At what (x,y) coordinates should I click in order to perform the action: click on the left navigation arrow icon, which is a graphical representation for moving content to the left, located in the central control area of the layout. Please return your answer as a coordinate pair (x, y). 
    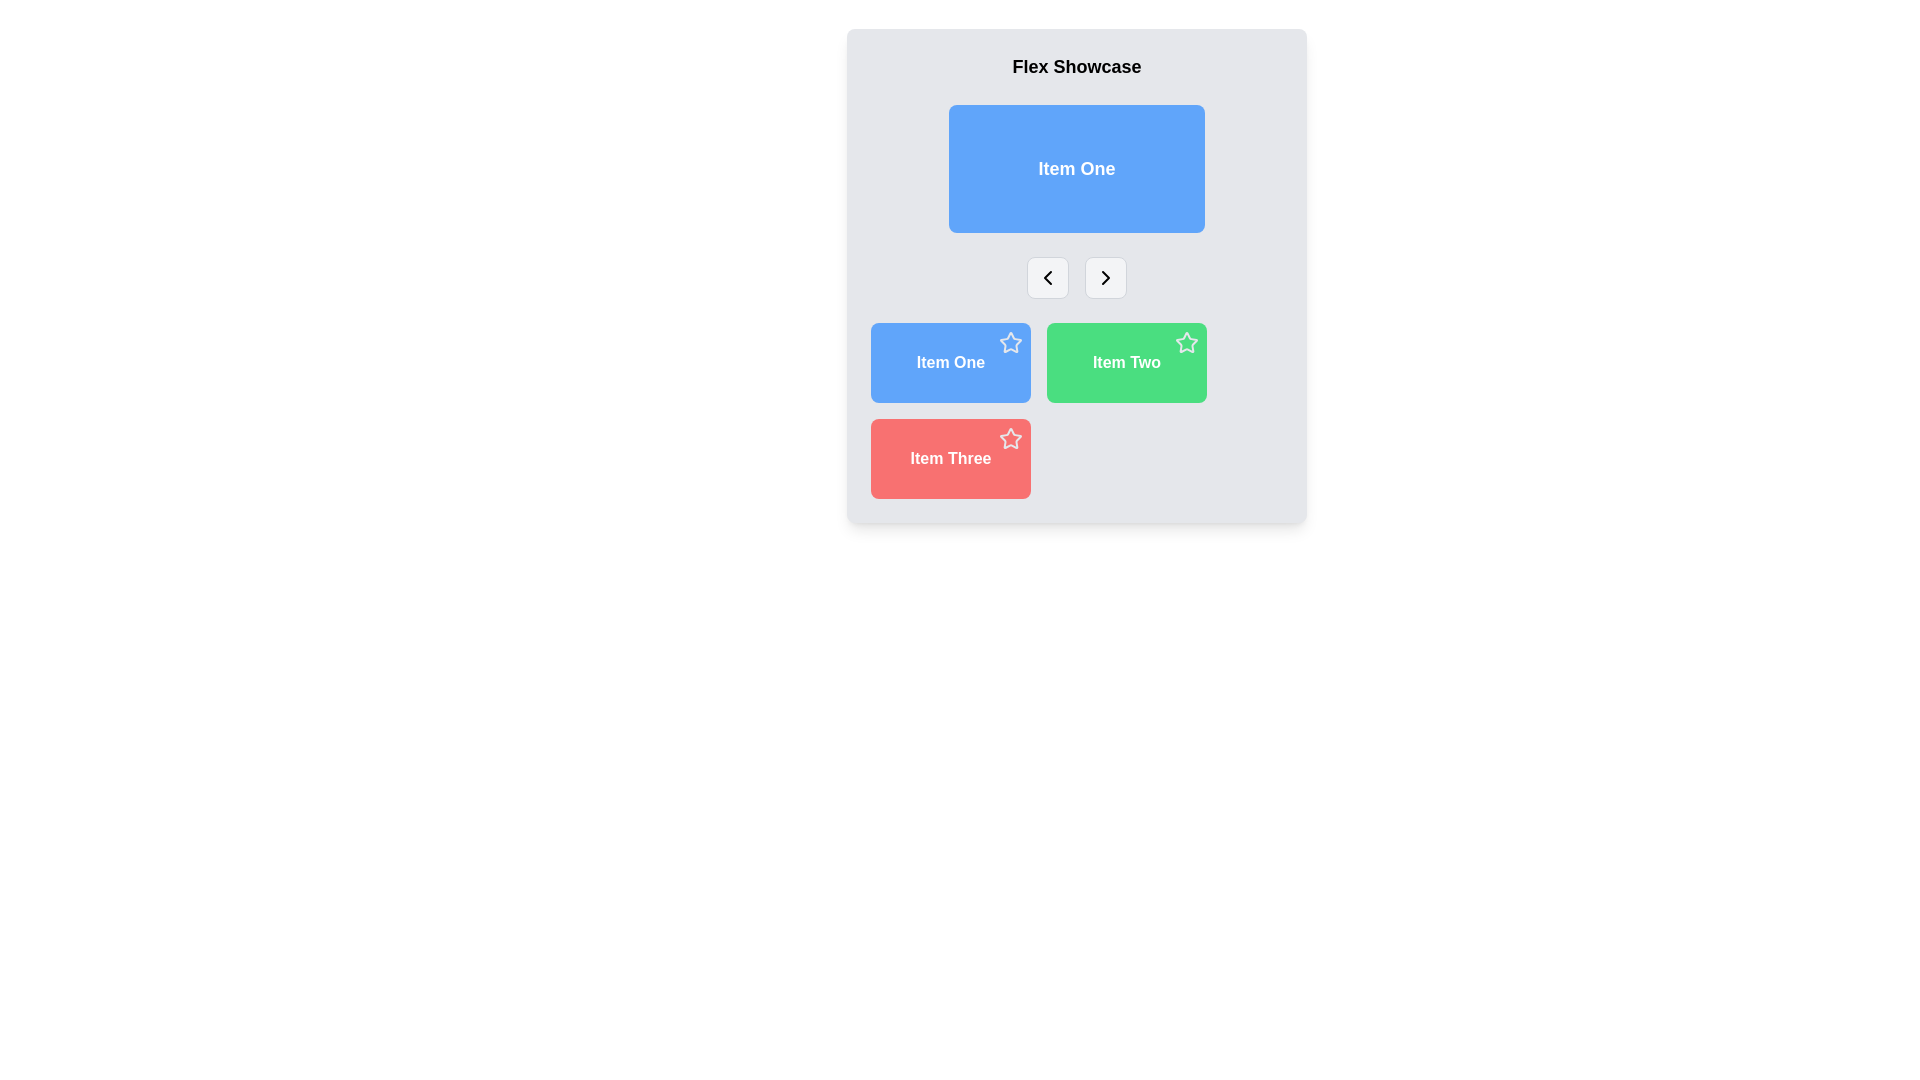
    Looking at the image, I should click on (1046, 277).